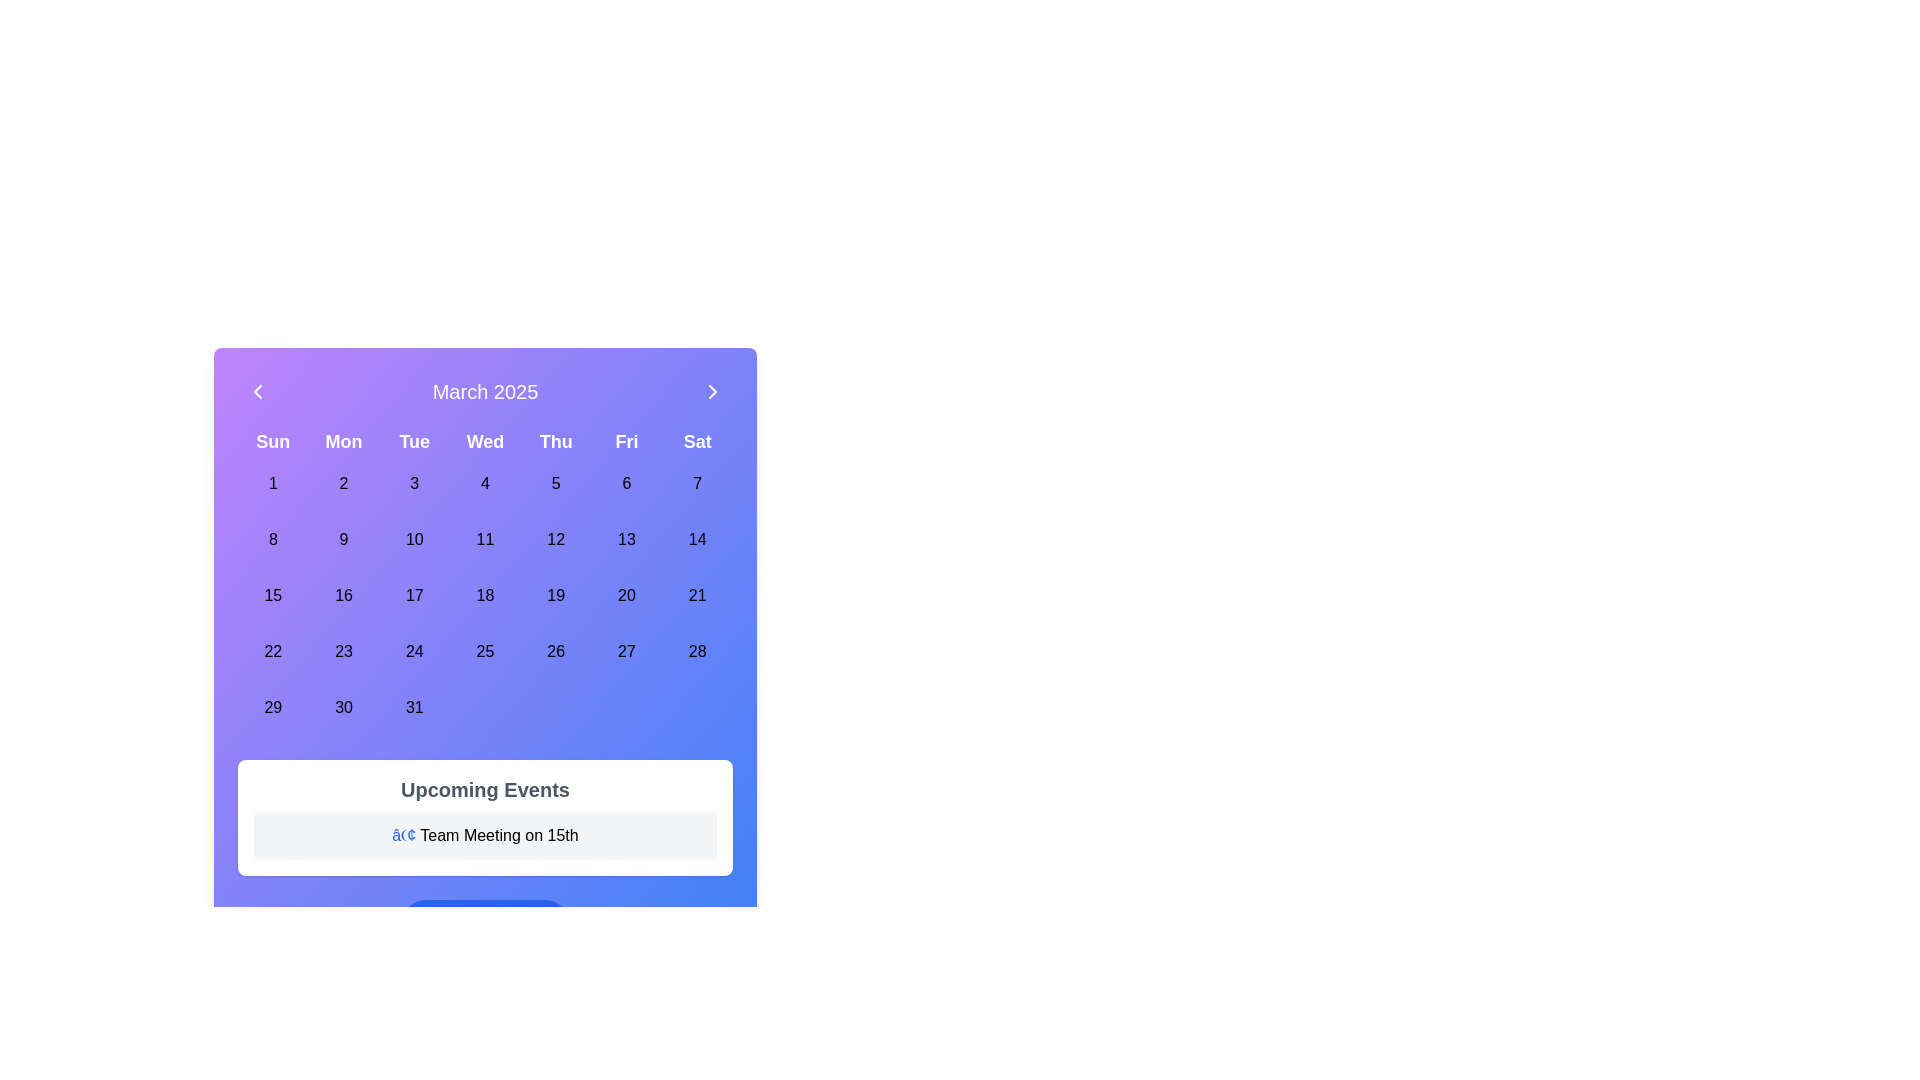 This screenshot has width=1920, height=1080. Describe the element at coordinates (625, 441) in the screenshot. I see `the bold white text label 'Fri' which is styled with a large font size and is positioned in the top row of a grid layout of day labels` at that location.